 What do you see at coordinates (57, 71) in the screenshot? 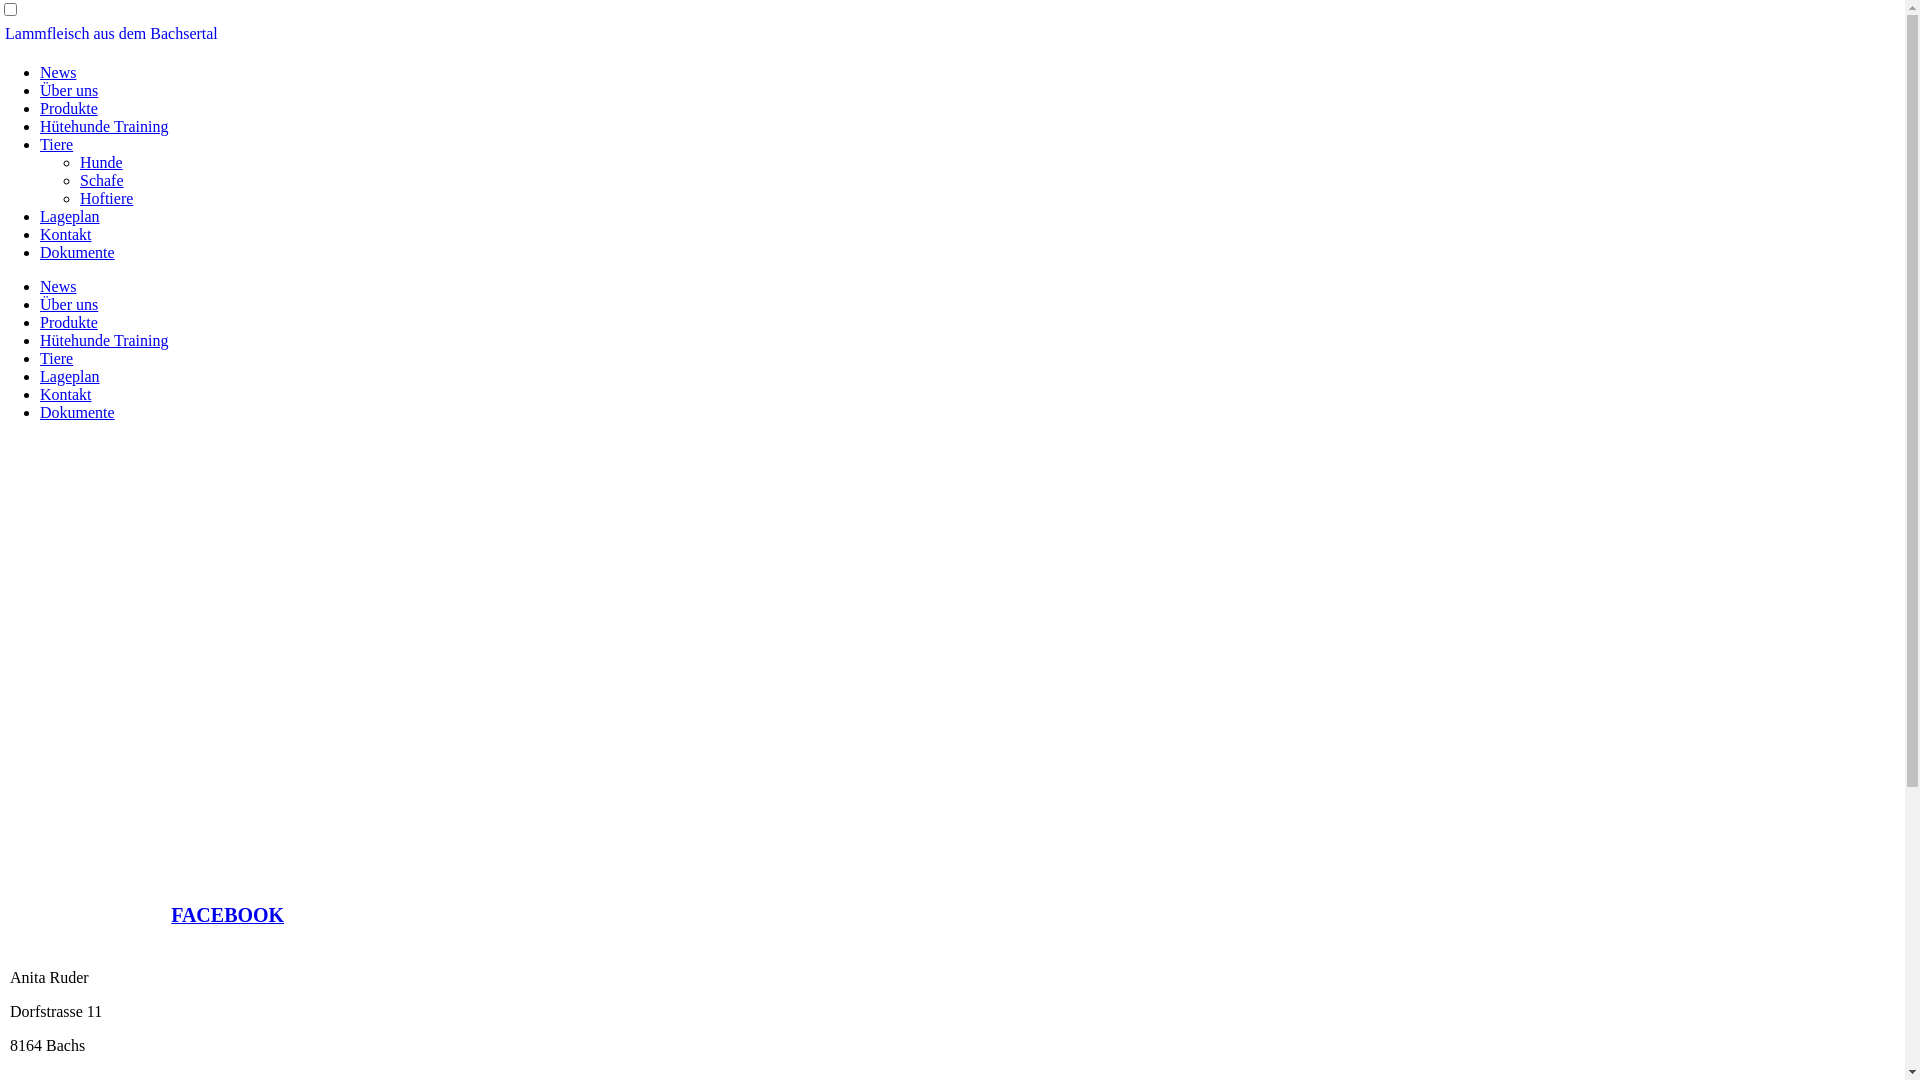
I see `'News'` at bounding box center [57, 71].